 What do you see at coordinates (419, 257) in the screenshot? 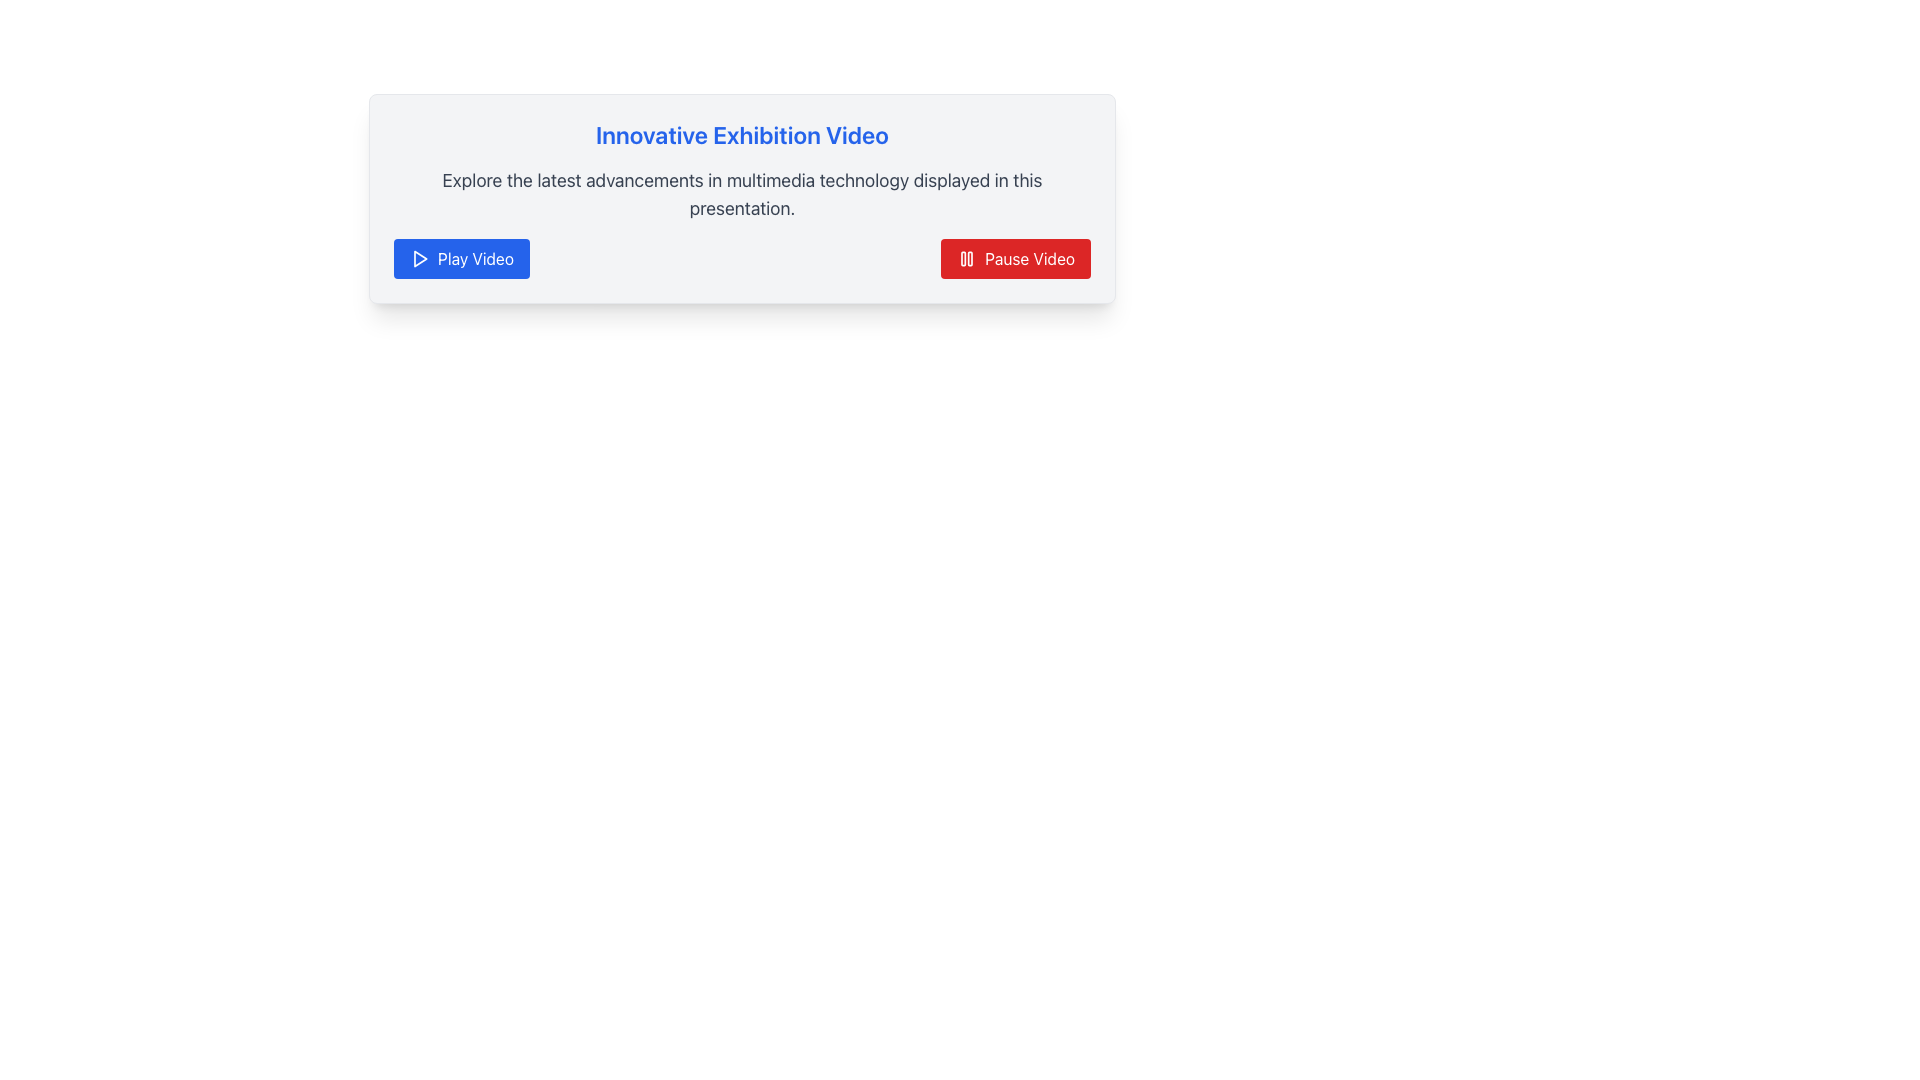
I see `the 'Play Video' button located below the heading 'Innovative Exhibition Video', which is represented by the leftmost icon indicating the play action` at bounding box center [419, 257].